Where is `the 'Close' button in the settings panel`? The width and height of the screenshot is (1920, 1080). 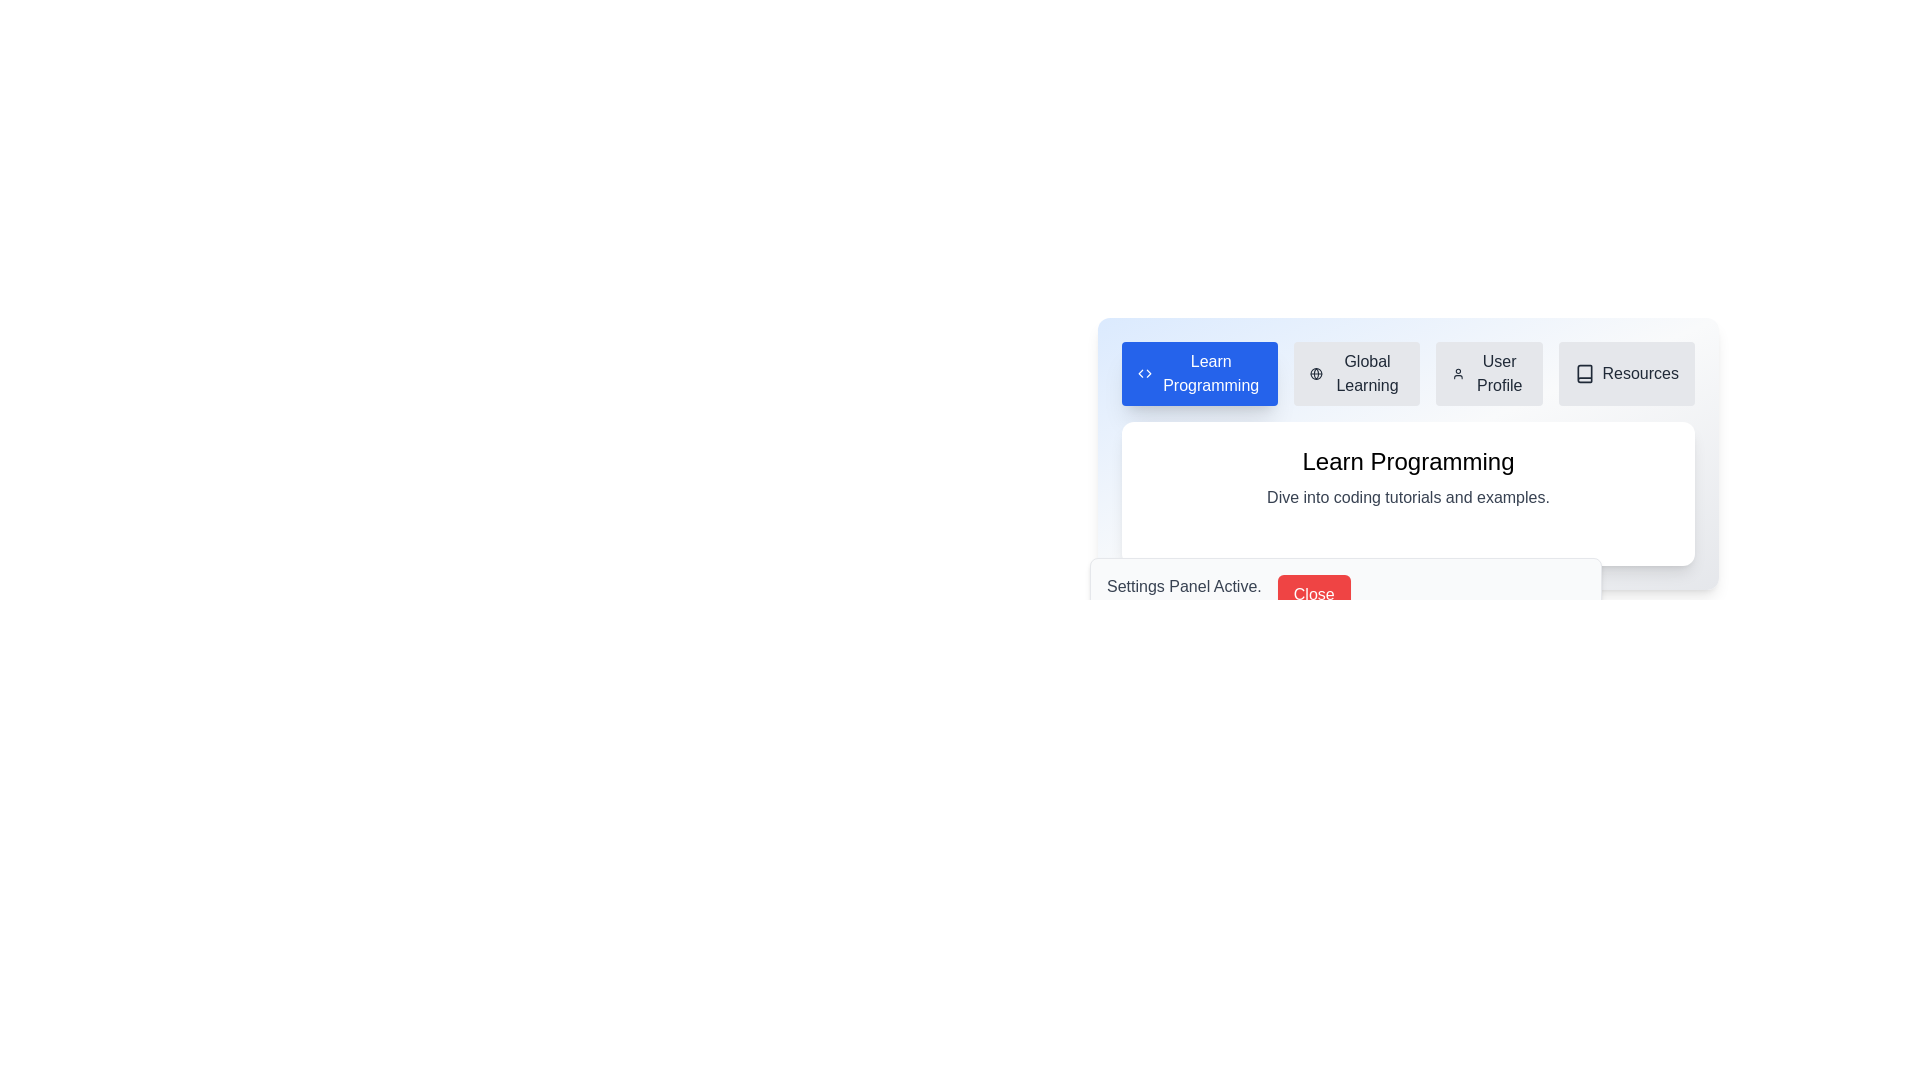
the 'Close' button in the settings panel is located at coordinates (1314, 593).